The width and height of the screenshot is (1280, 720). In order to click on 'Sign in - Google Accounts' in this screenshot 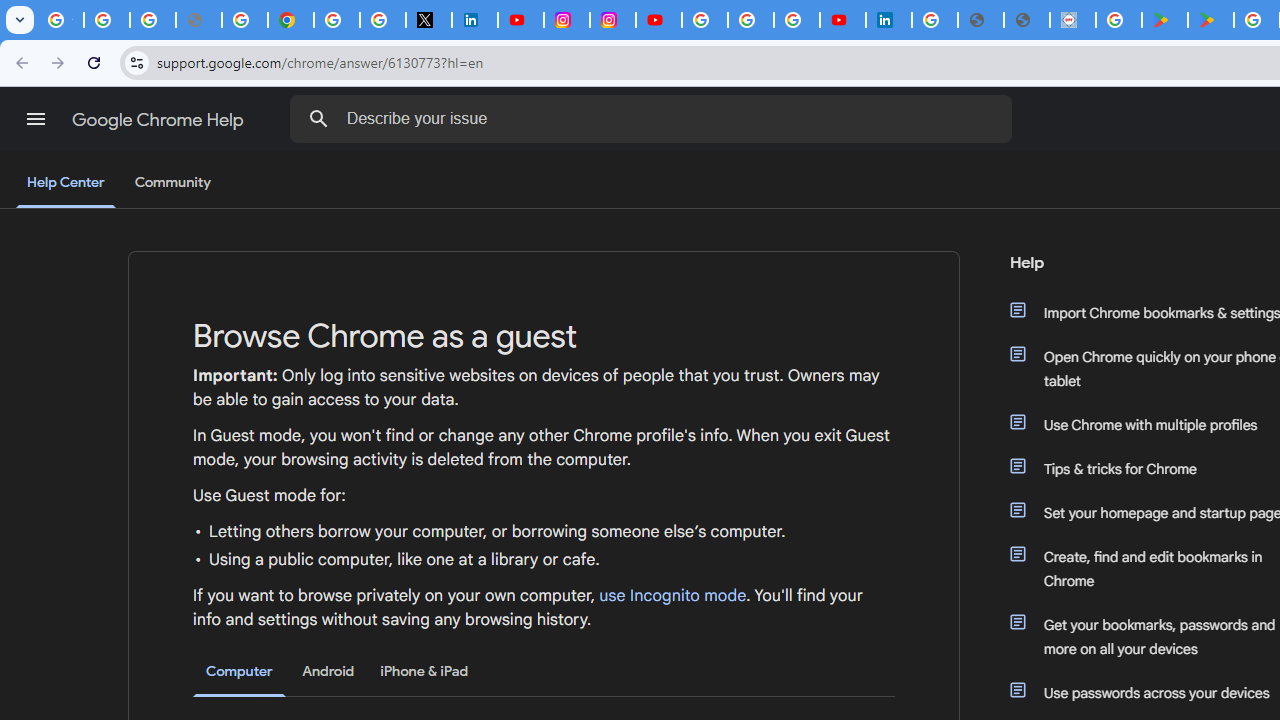, I will do `click(336, 20)`.